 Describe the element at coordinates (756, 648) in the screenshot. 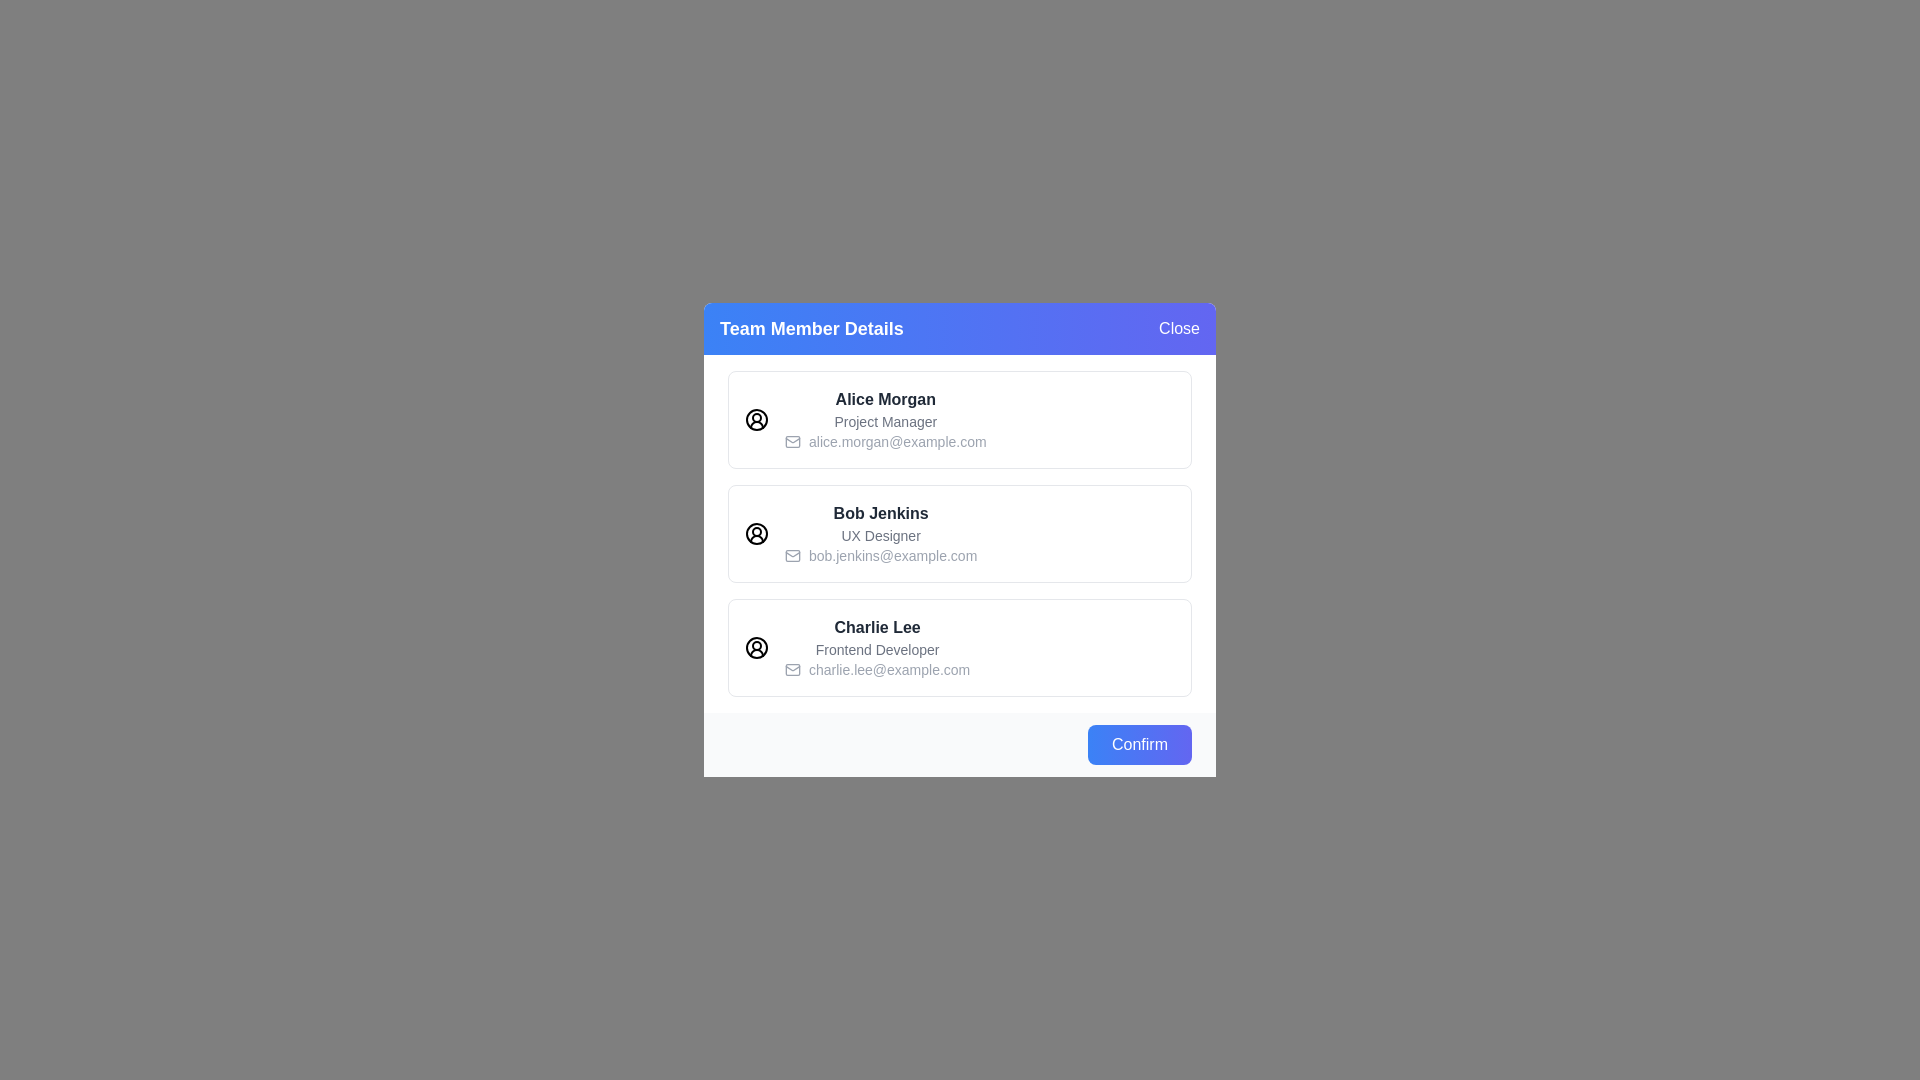

I see `the user avatar icon representing 'Charlie Lee', which is located at the top-left corner of his user card, the third in a vertically stacked list of user cards` at that location.